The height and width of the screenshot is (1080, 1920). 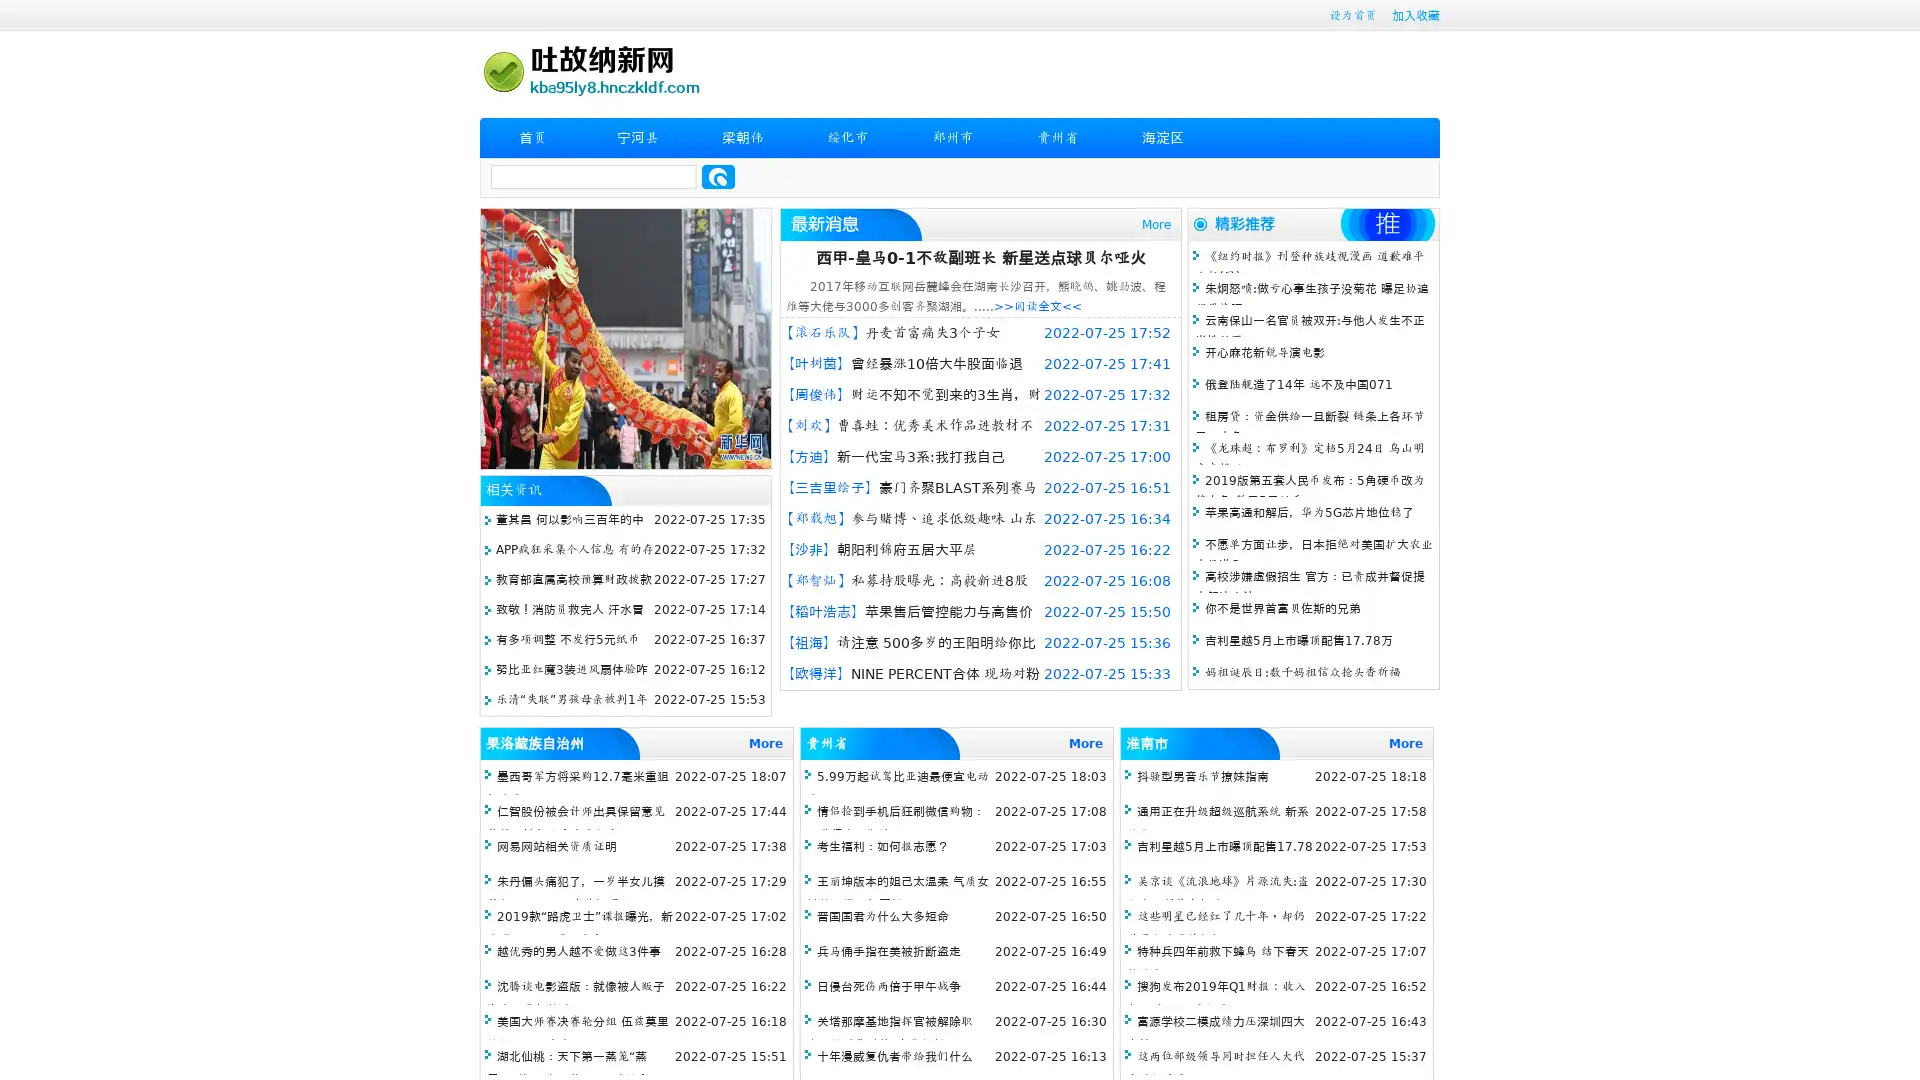 I want to click on Search, so click(x=718, y=176).